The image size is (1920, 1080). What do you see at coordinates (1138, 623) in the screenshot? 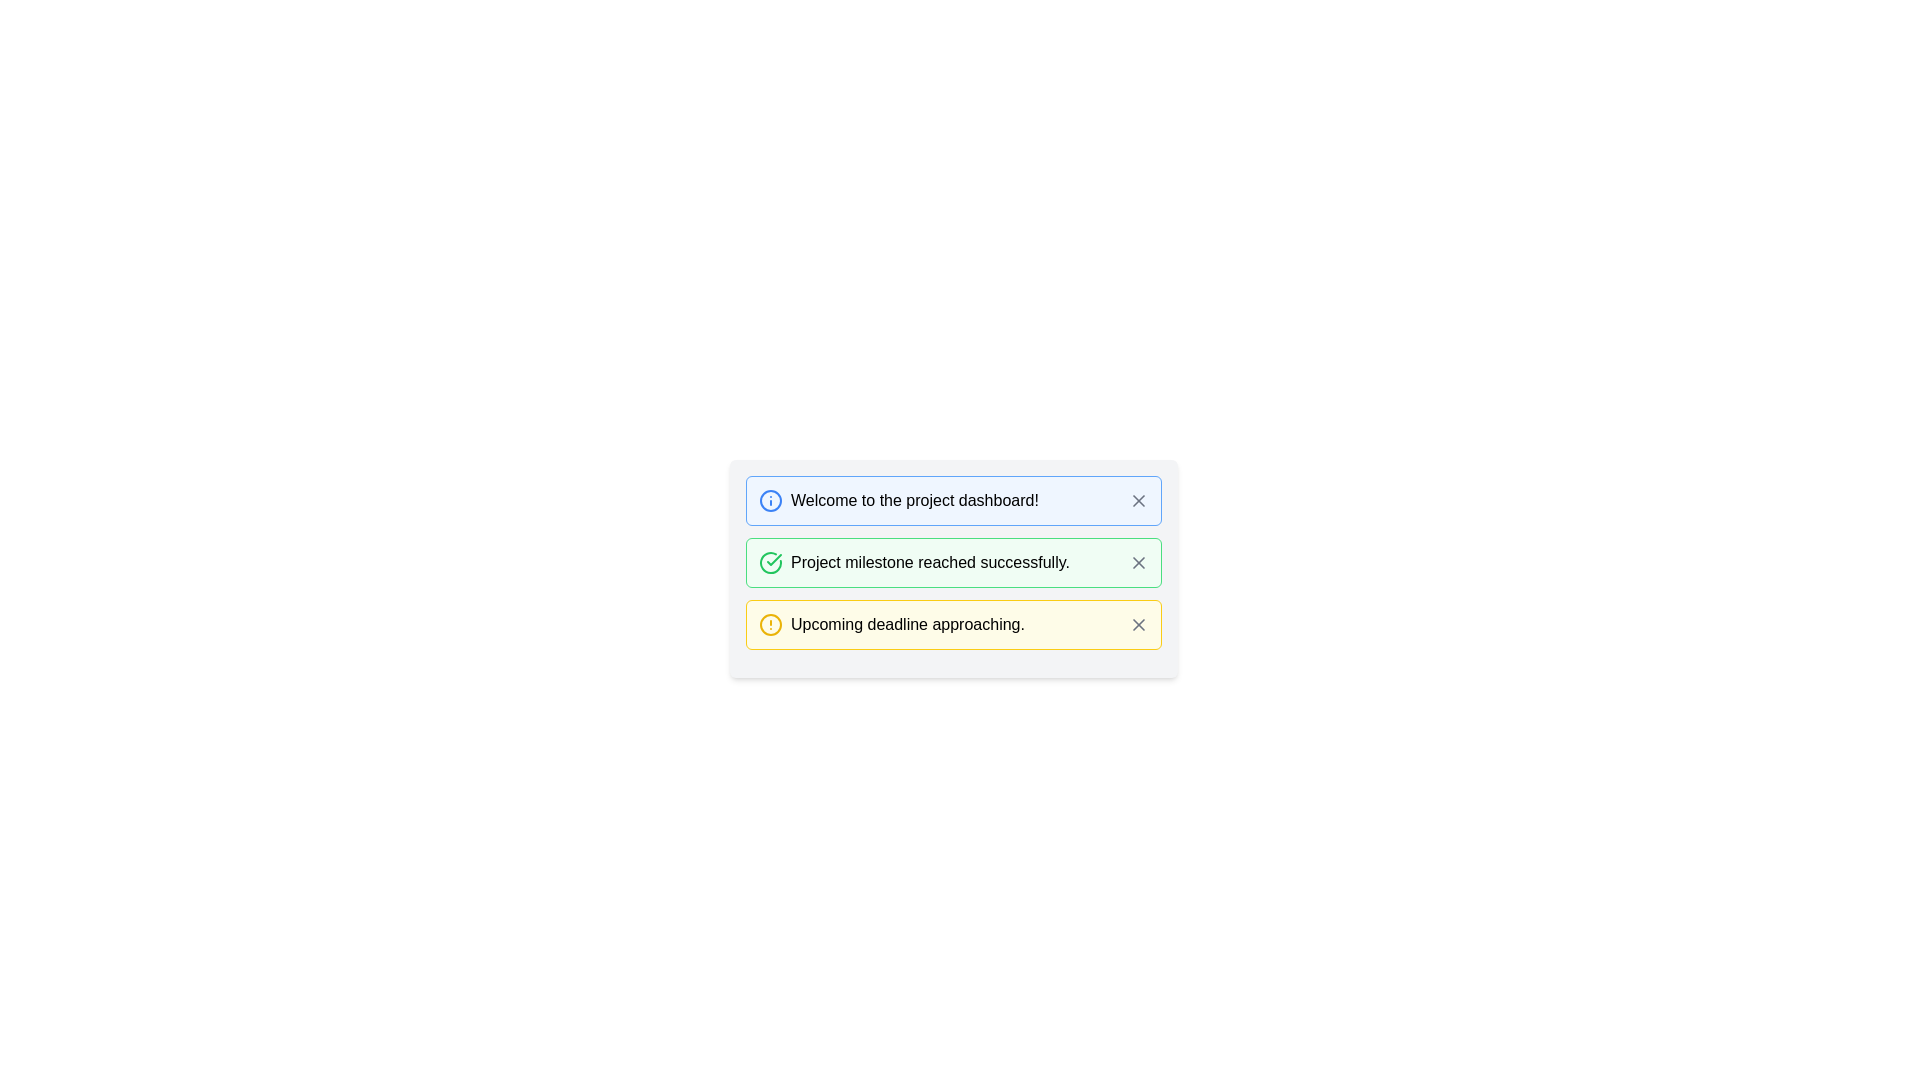
I see `the dismiss button located at the right end of the yellow-bordered notification box displaying 'Upcoming deadline approaching.'` at bounding box center [1138, 623].